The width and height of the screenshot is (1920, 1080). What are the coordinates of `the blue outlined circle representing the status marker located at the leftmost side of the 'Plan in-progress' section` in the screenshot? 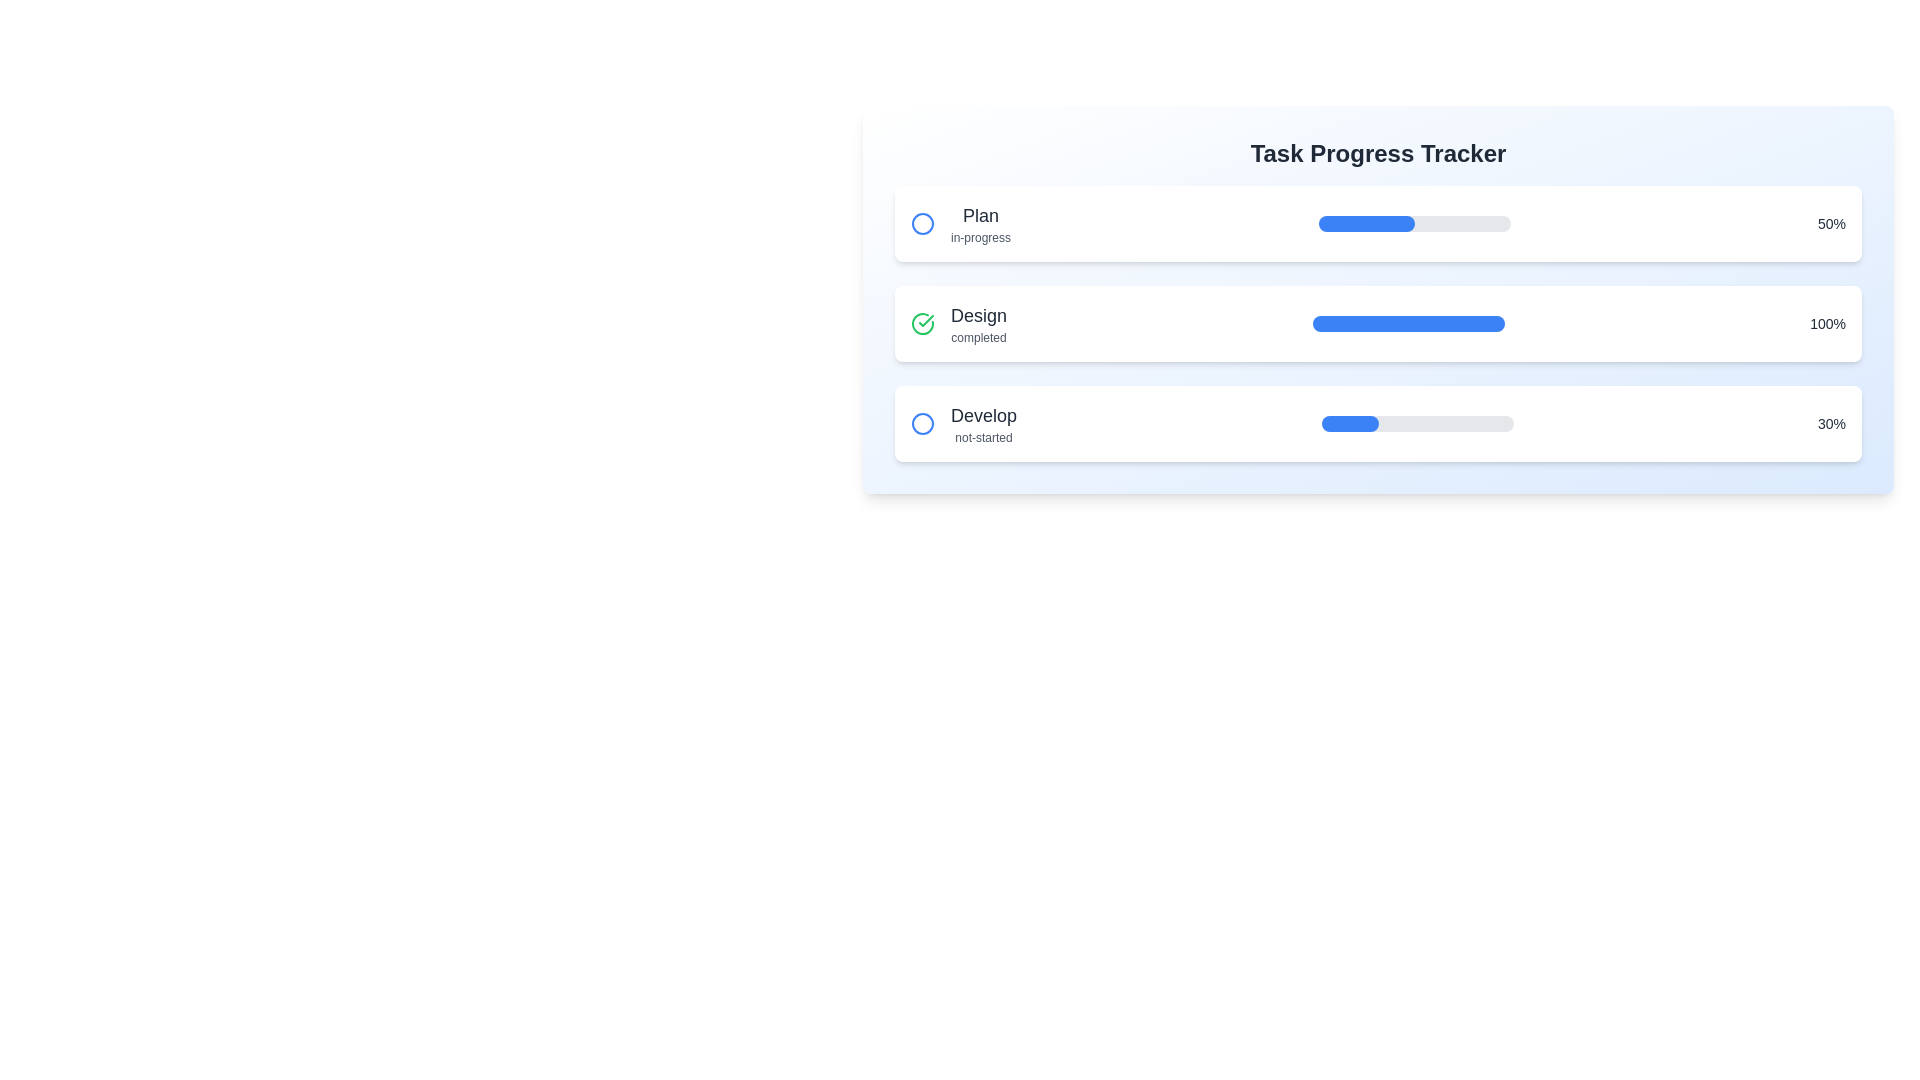 It's located at (921, 223).